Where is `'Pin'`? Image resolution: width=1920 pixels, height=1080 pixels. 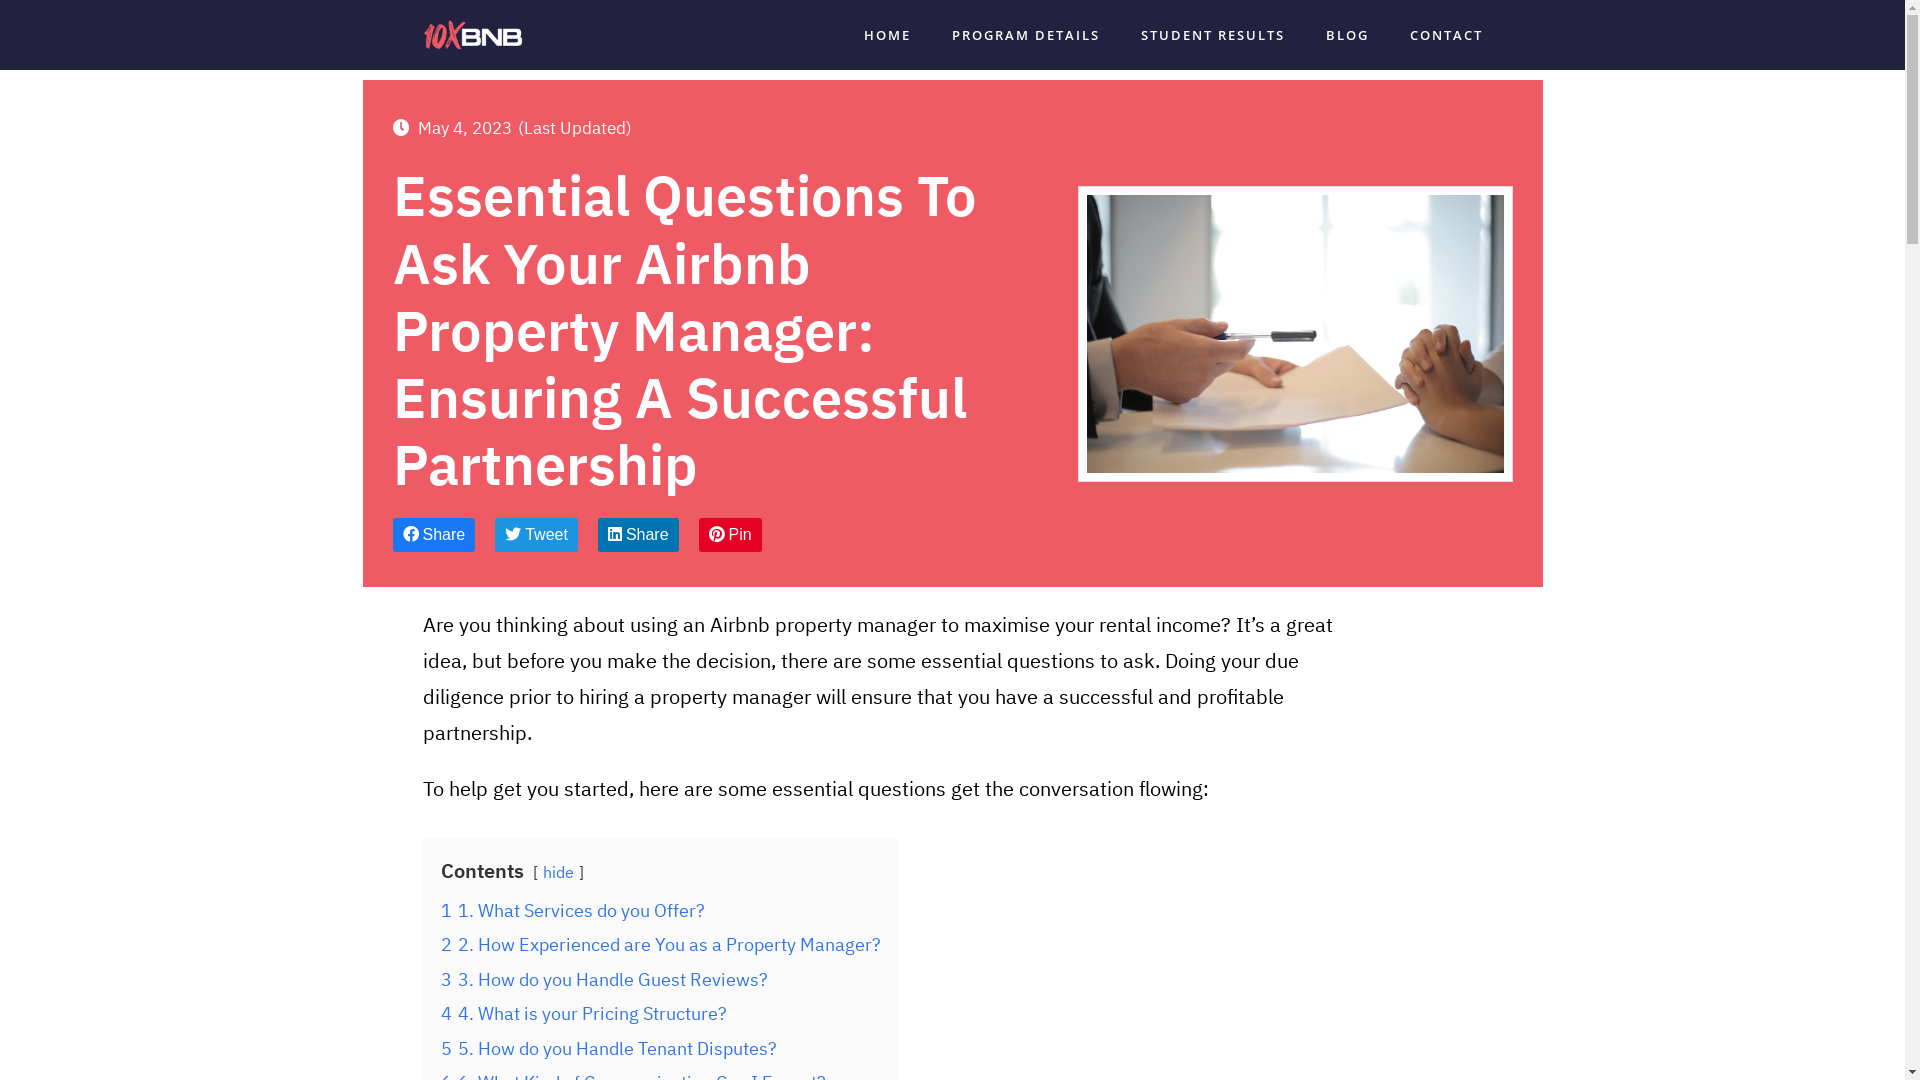
'Pin' is located at coordinates (729, 534).